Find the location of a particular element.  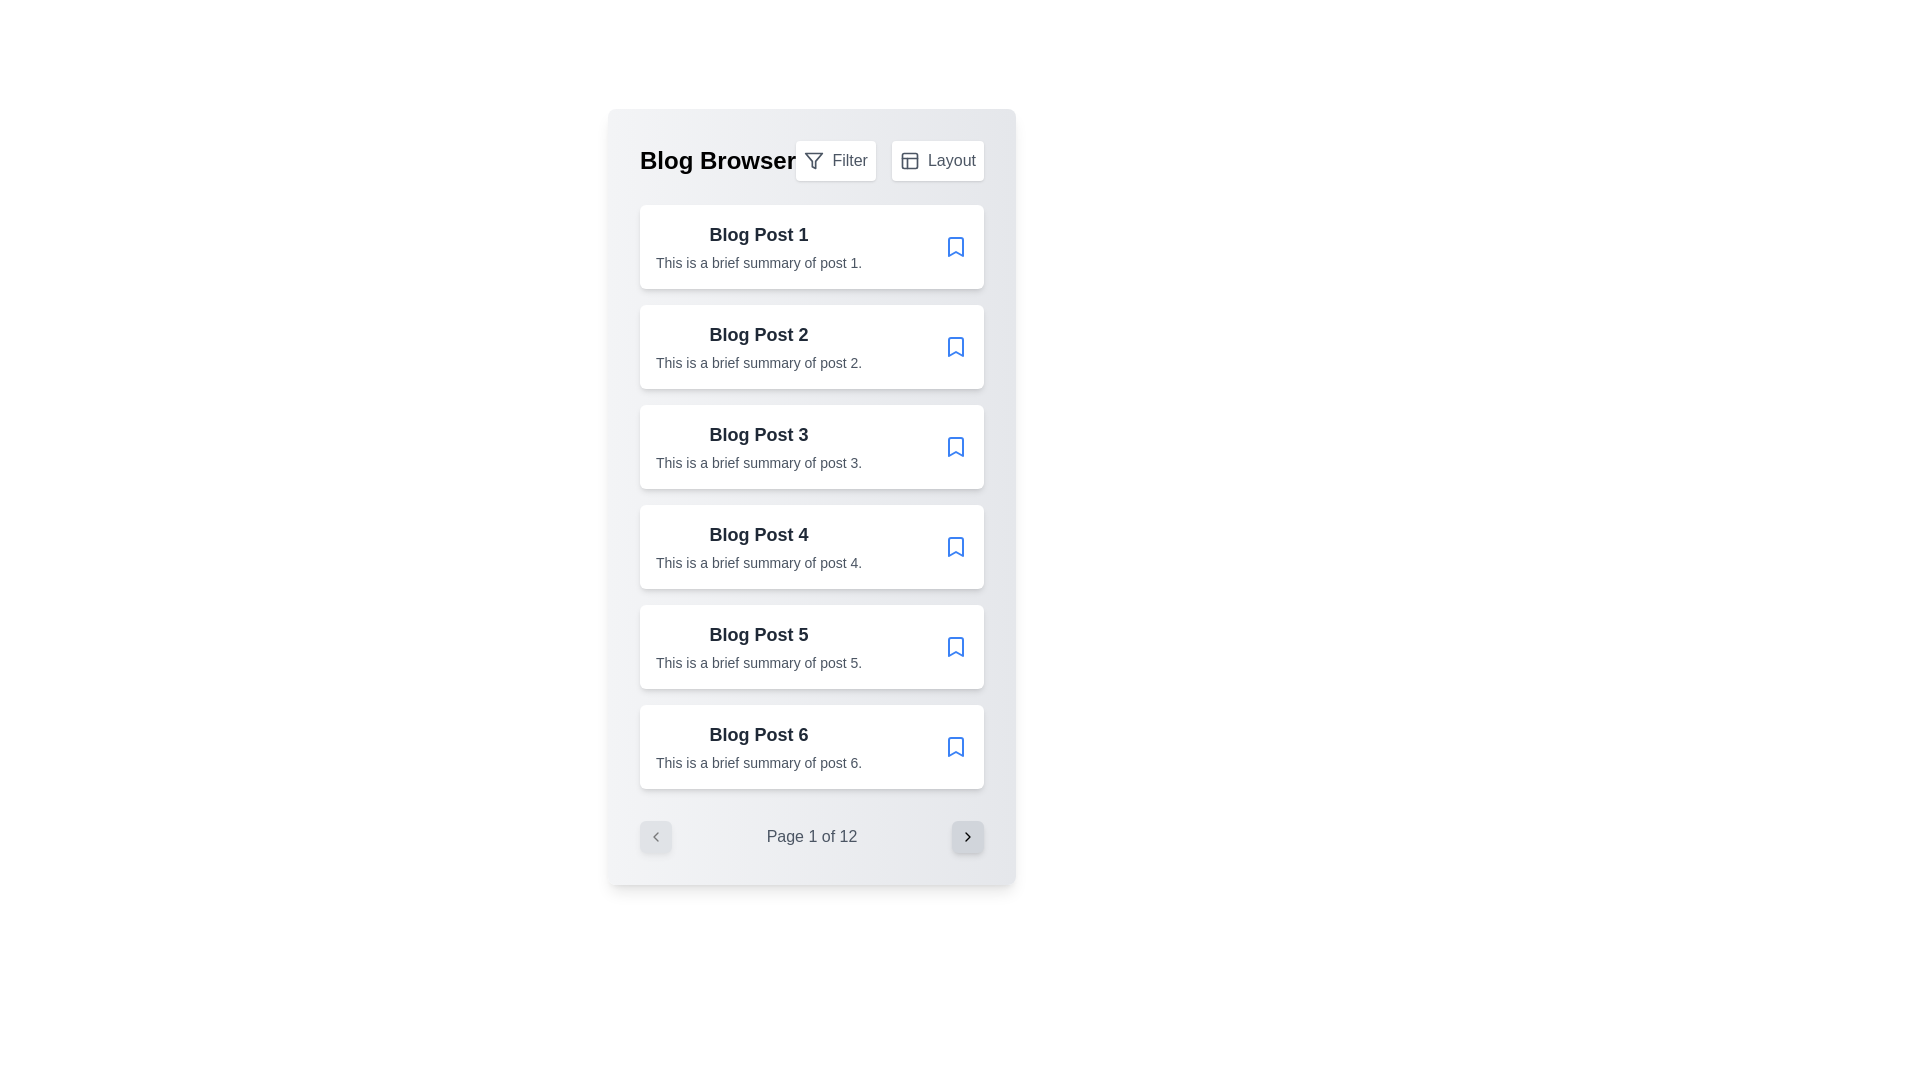

the title text label of the fifth blog post in the vertical list, which provides an overview of the post's content is located at coordinates (758, 635).